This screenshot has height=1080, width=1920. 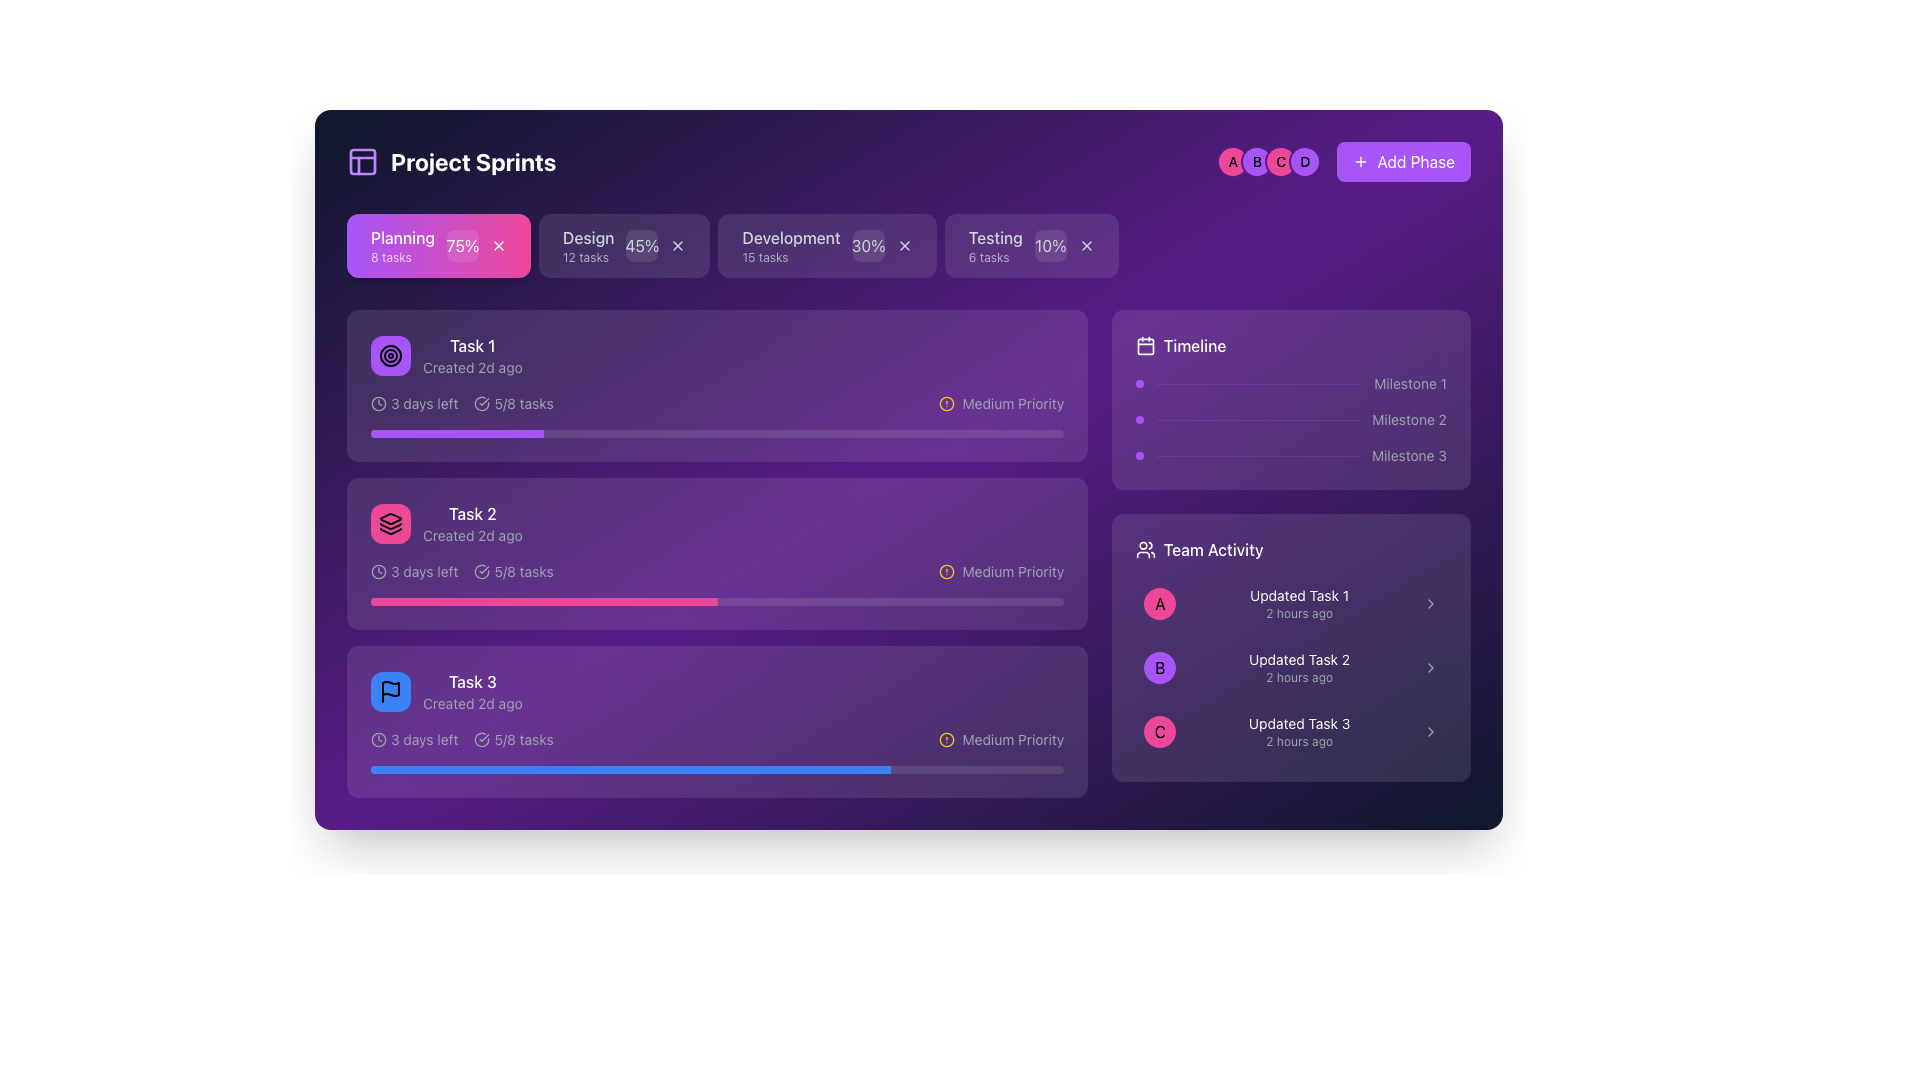 I want to click on the icon located to the right of the 'Updated Task 3' list item in the 'Team Activity' section, so click(x=1429, y=732).